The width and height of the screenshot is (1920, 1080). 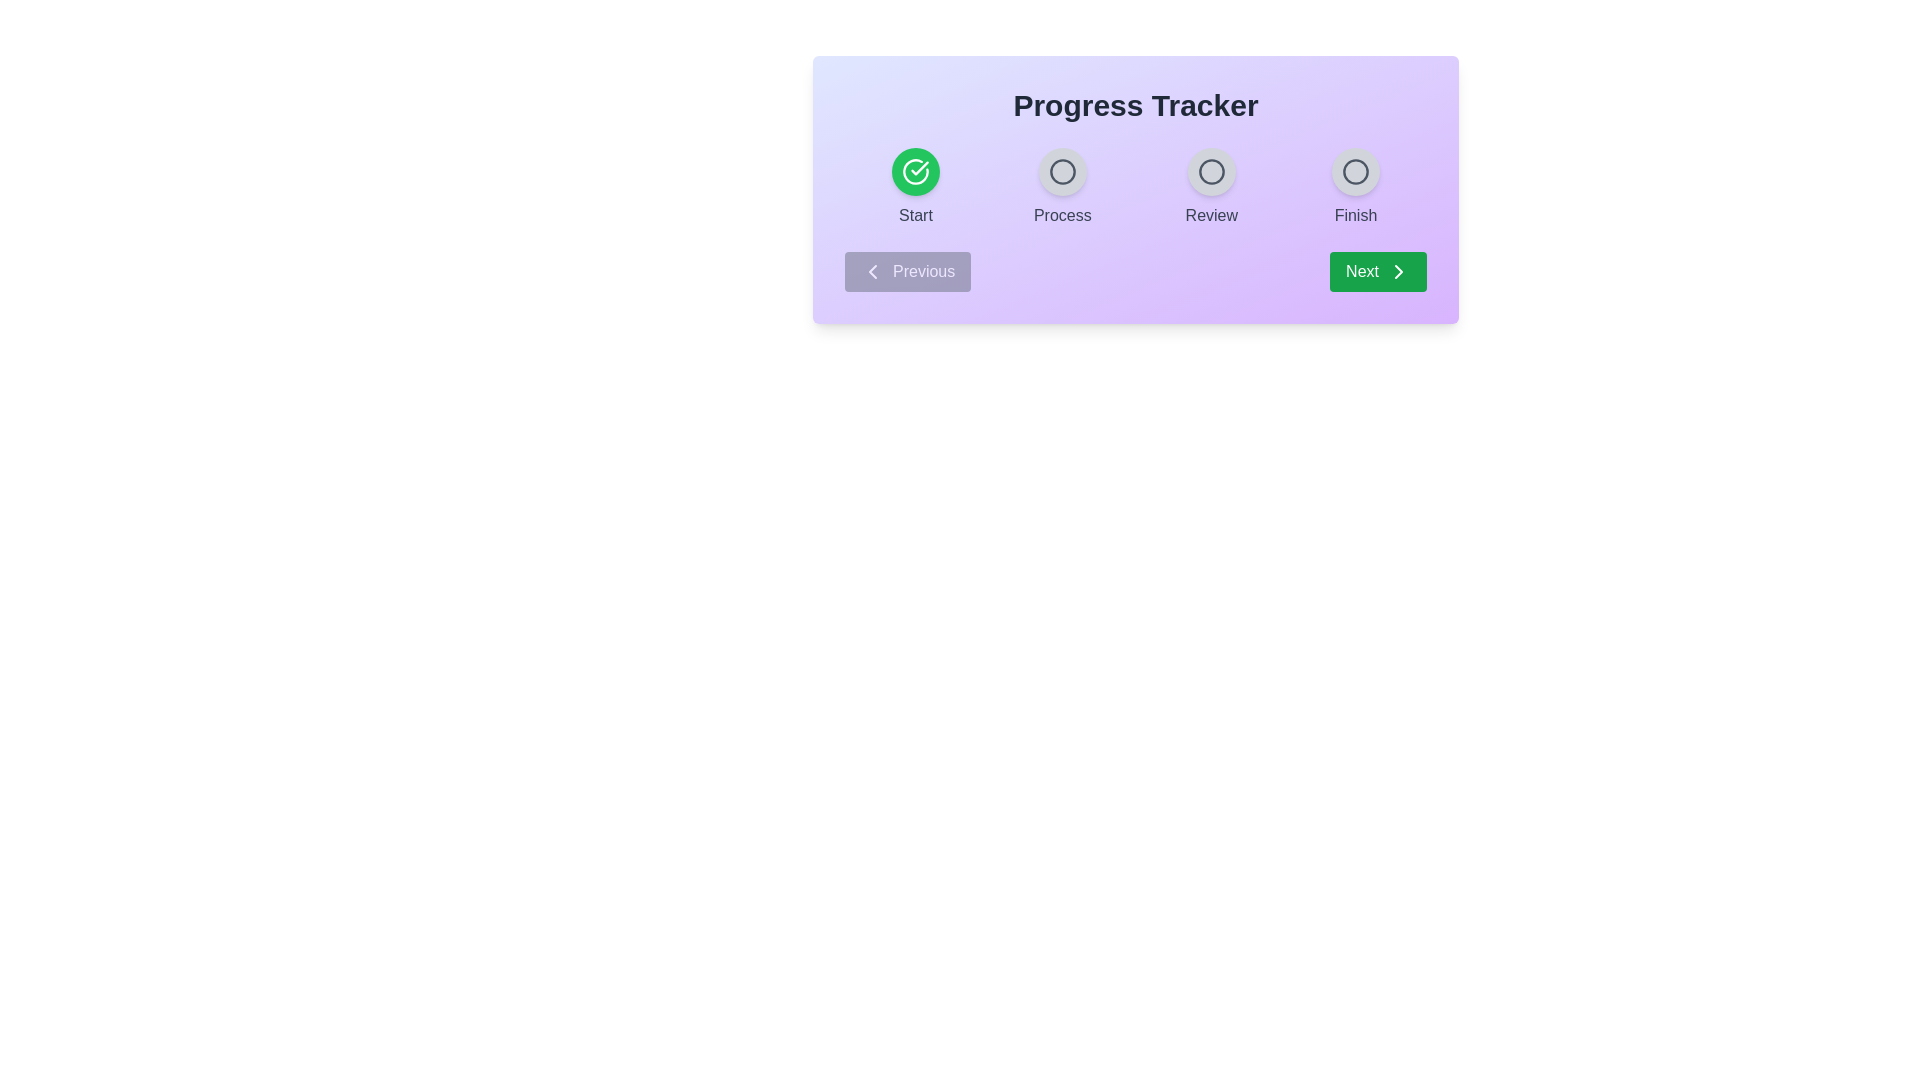 What do you see at coordinates (1061, 171) in the screenshot?
I see `the second circular icon in the progress tracker, which represents the 'Process' step, positioned between the 'Start' and 'Review' icons` at bounding box center [1061, 171].